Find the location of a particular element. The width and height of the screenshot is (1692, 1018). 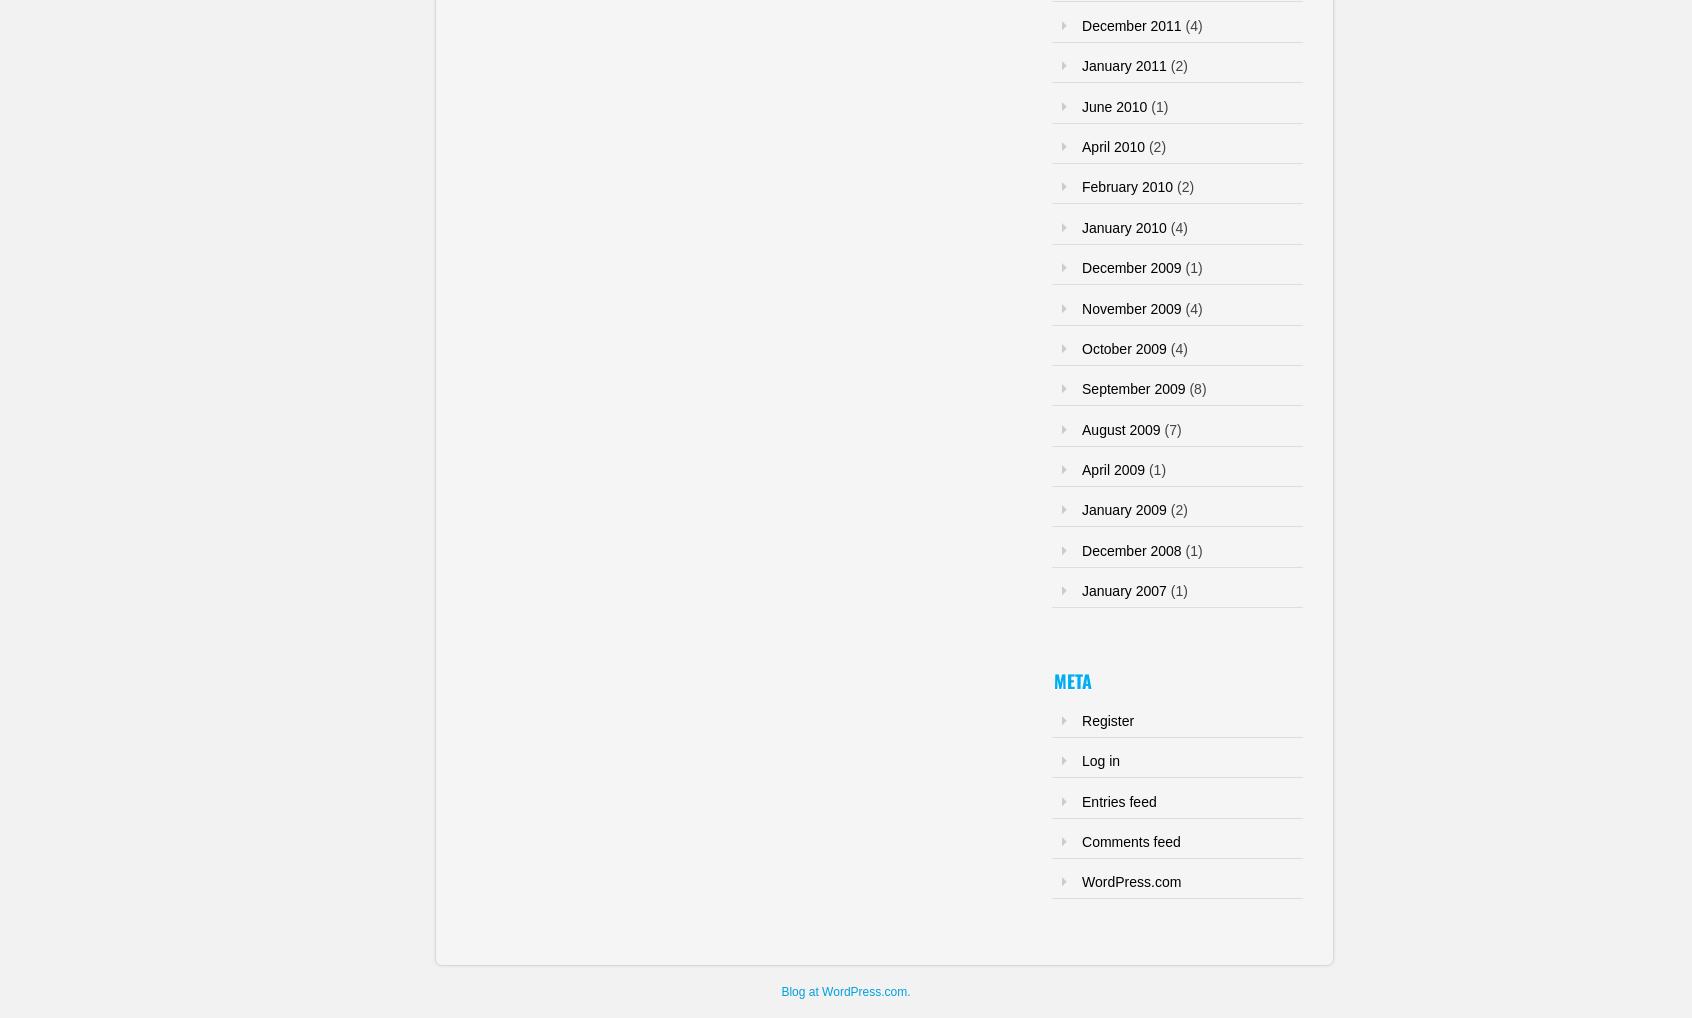

'November 2009' is located at coordinates (1130, 307).